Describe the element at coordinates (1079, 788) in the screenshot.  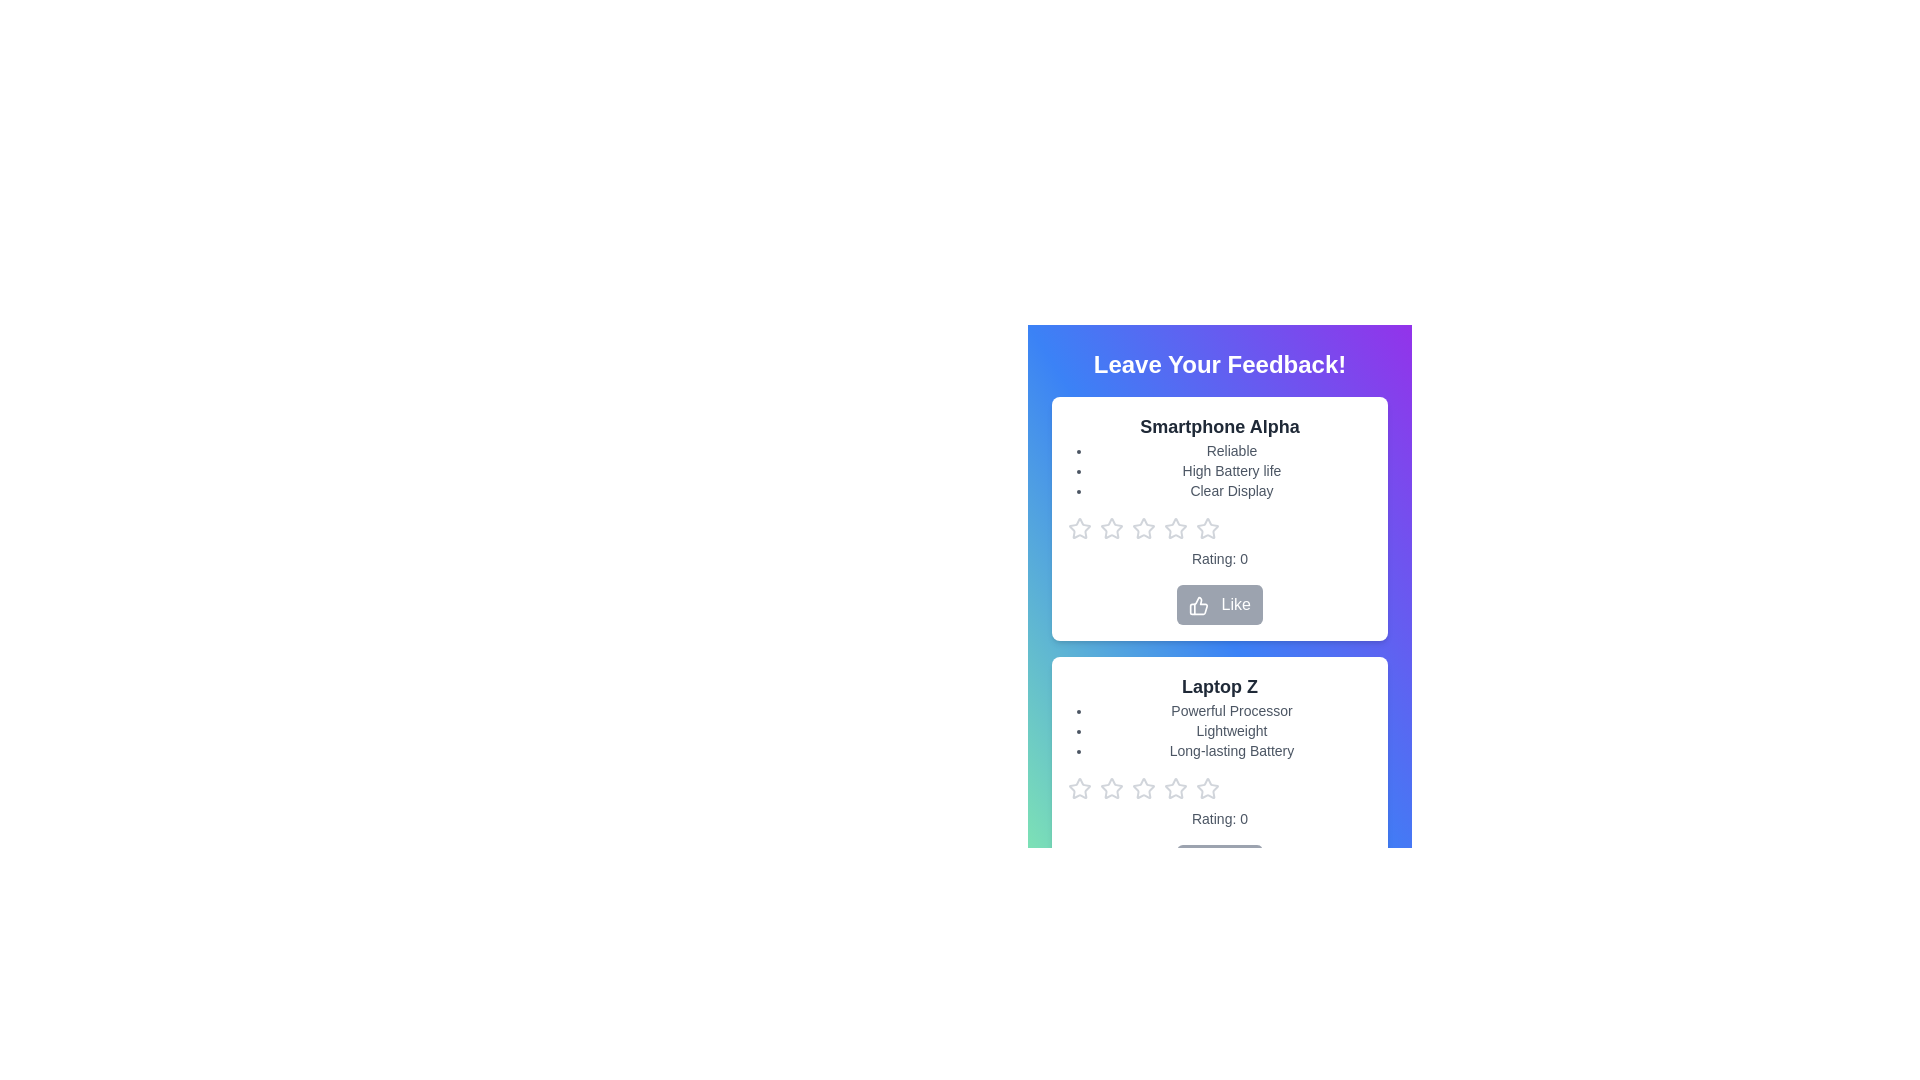
I see `the first interactive star icon for rating purposes located below the 'Laptop Z' product review section` at that location.